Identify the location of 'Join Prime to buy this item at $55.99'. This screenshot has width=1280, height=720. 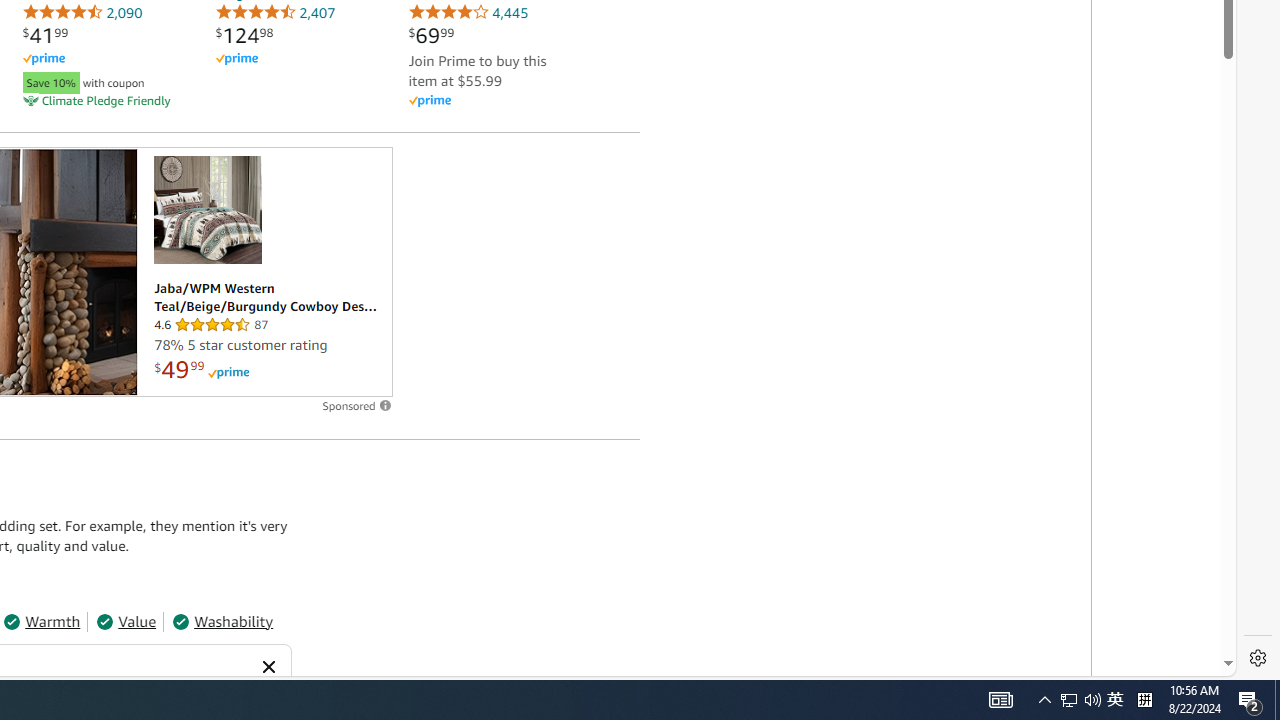
(476, 69).